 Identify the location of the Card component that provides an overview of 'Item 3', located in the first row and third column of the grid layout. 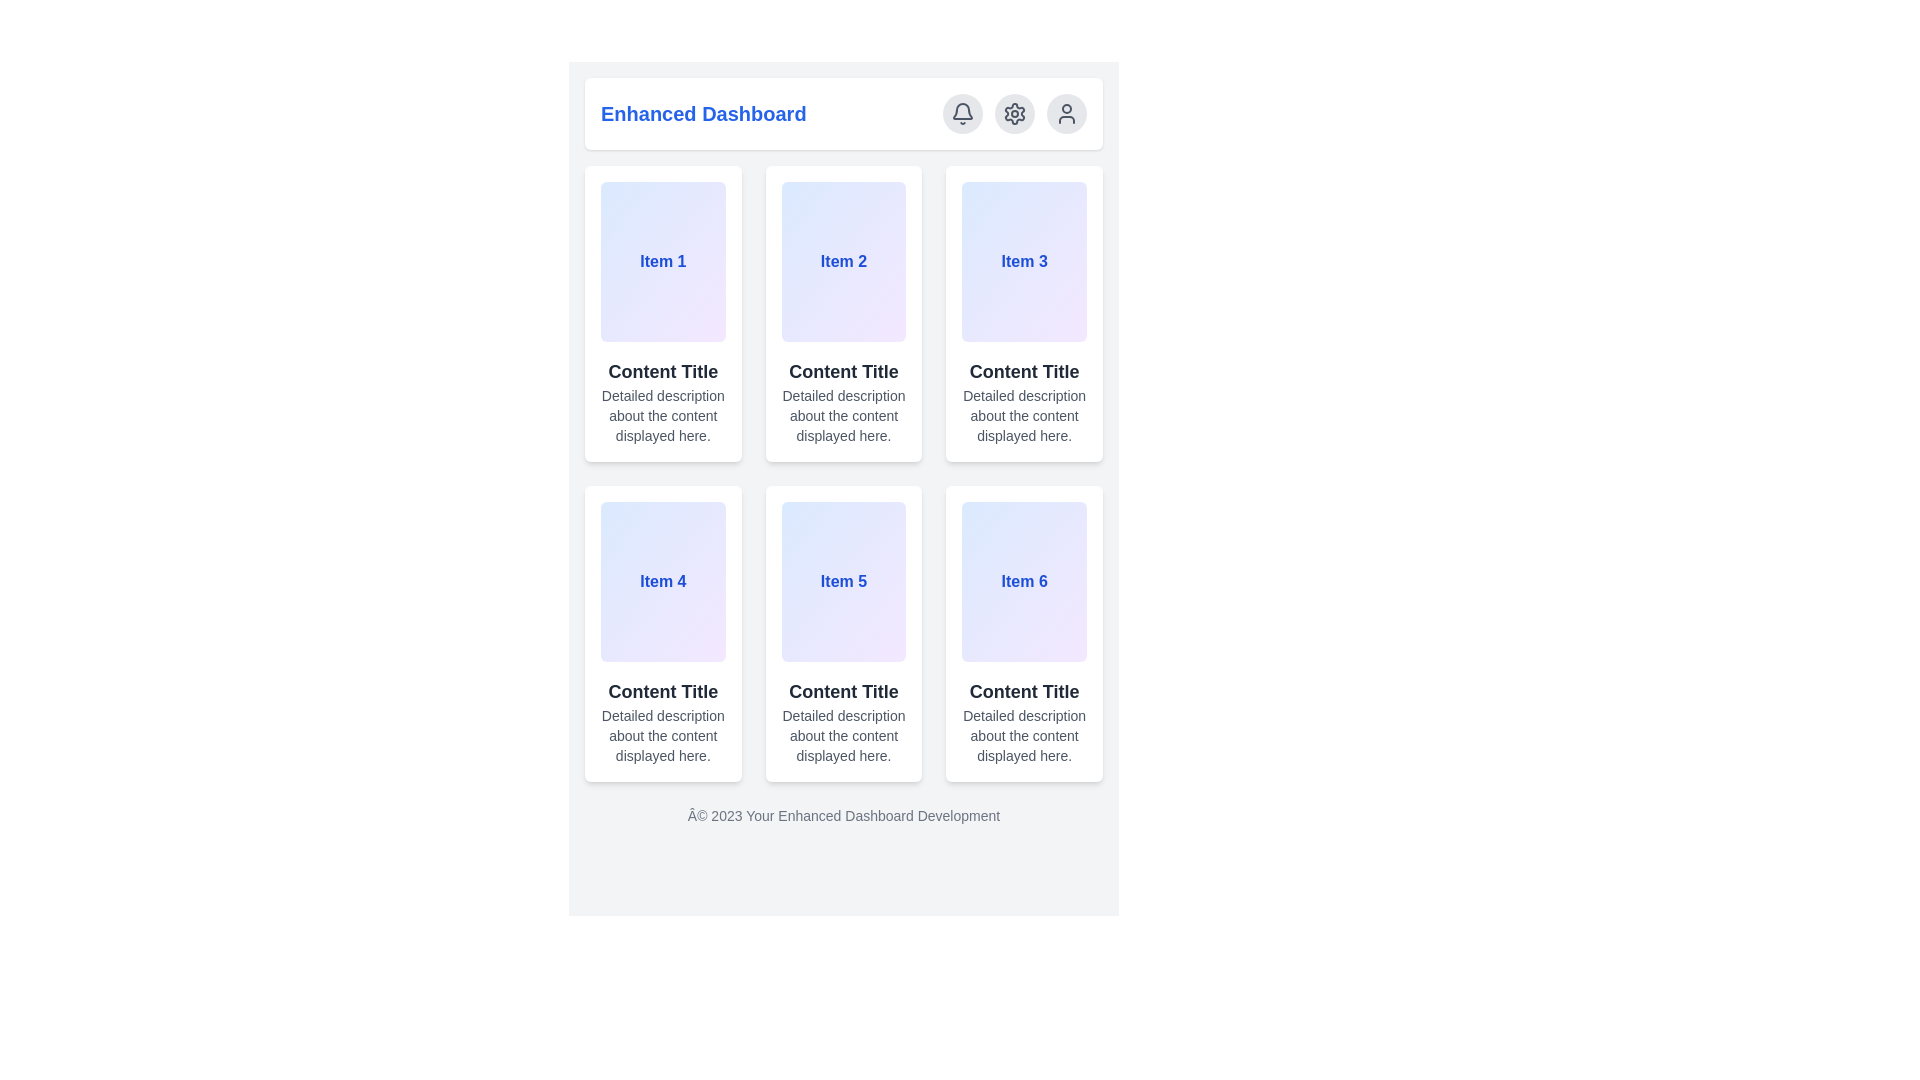
(1024, 313).